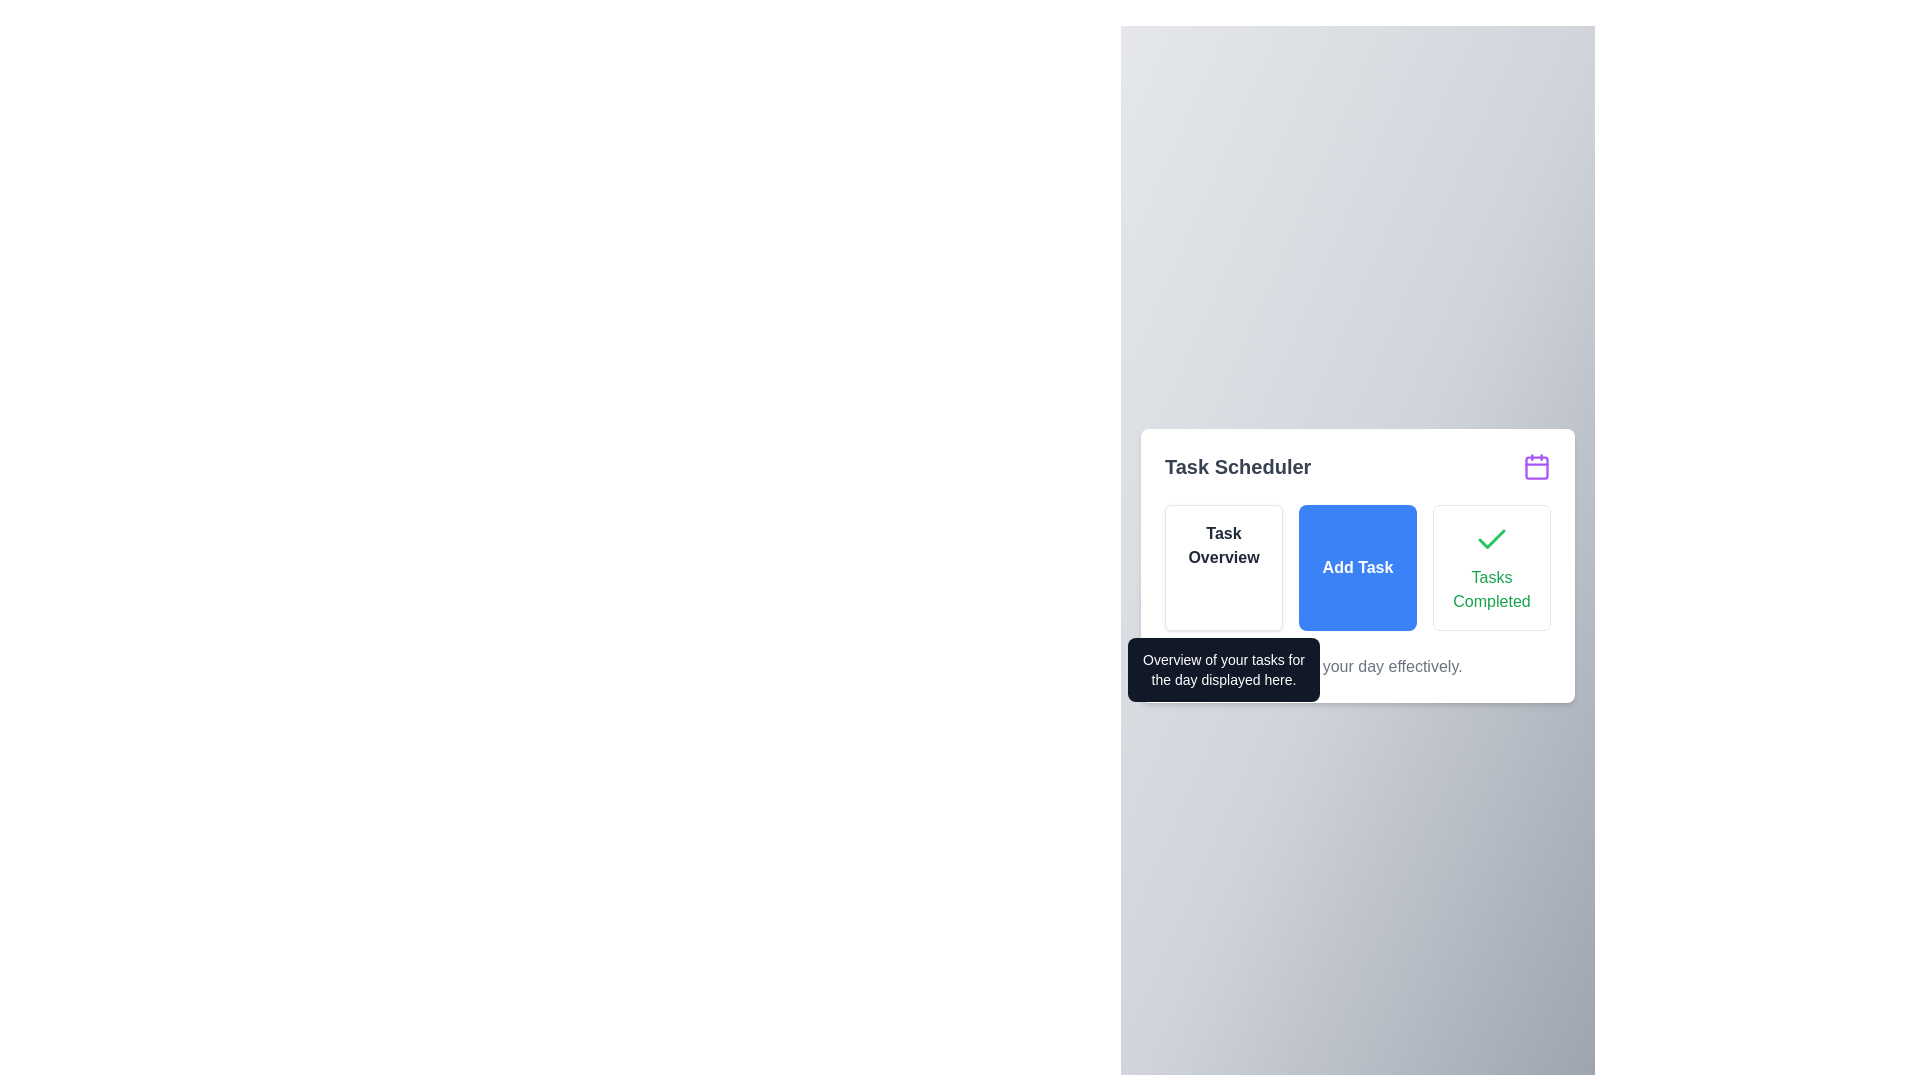 The height and width of the screenshot is (1080, 1920). I want to click on text displayed in the tooltip that provides additional information about the tasks overview, located directly below the 'Task Overview' section in the 'Task Scheduler' panel, so click(1223, 670).